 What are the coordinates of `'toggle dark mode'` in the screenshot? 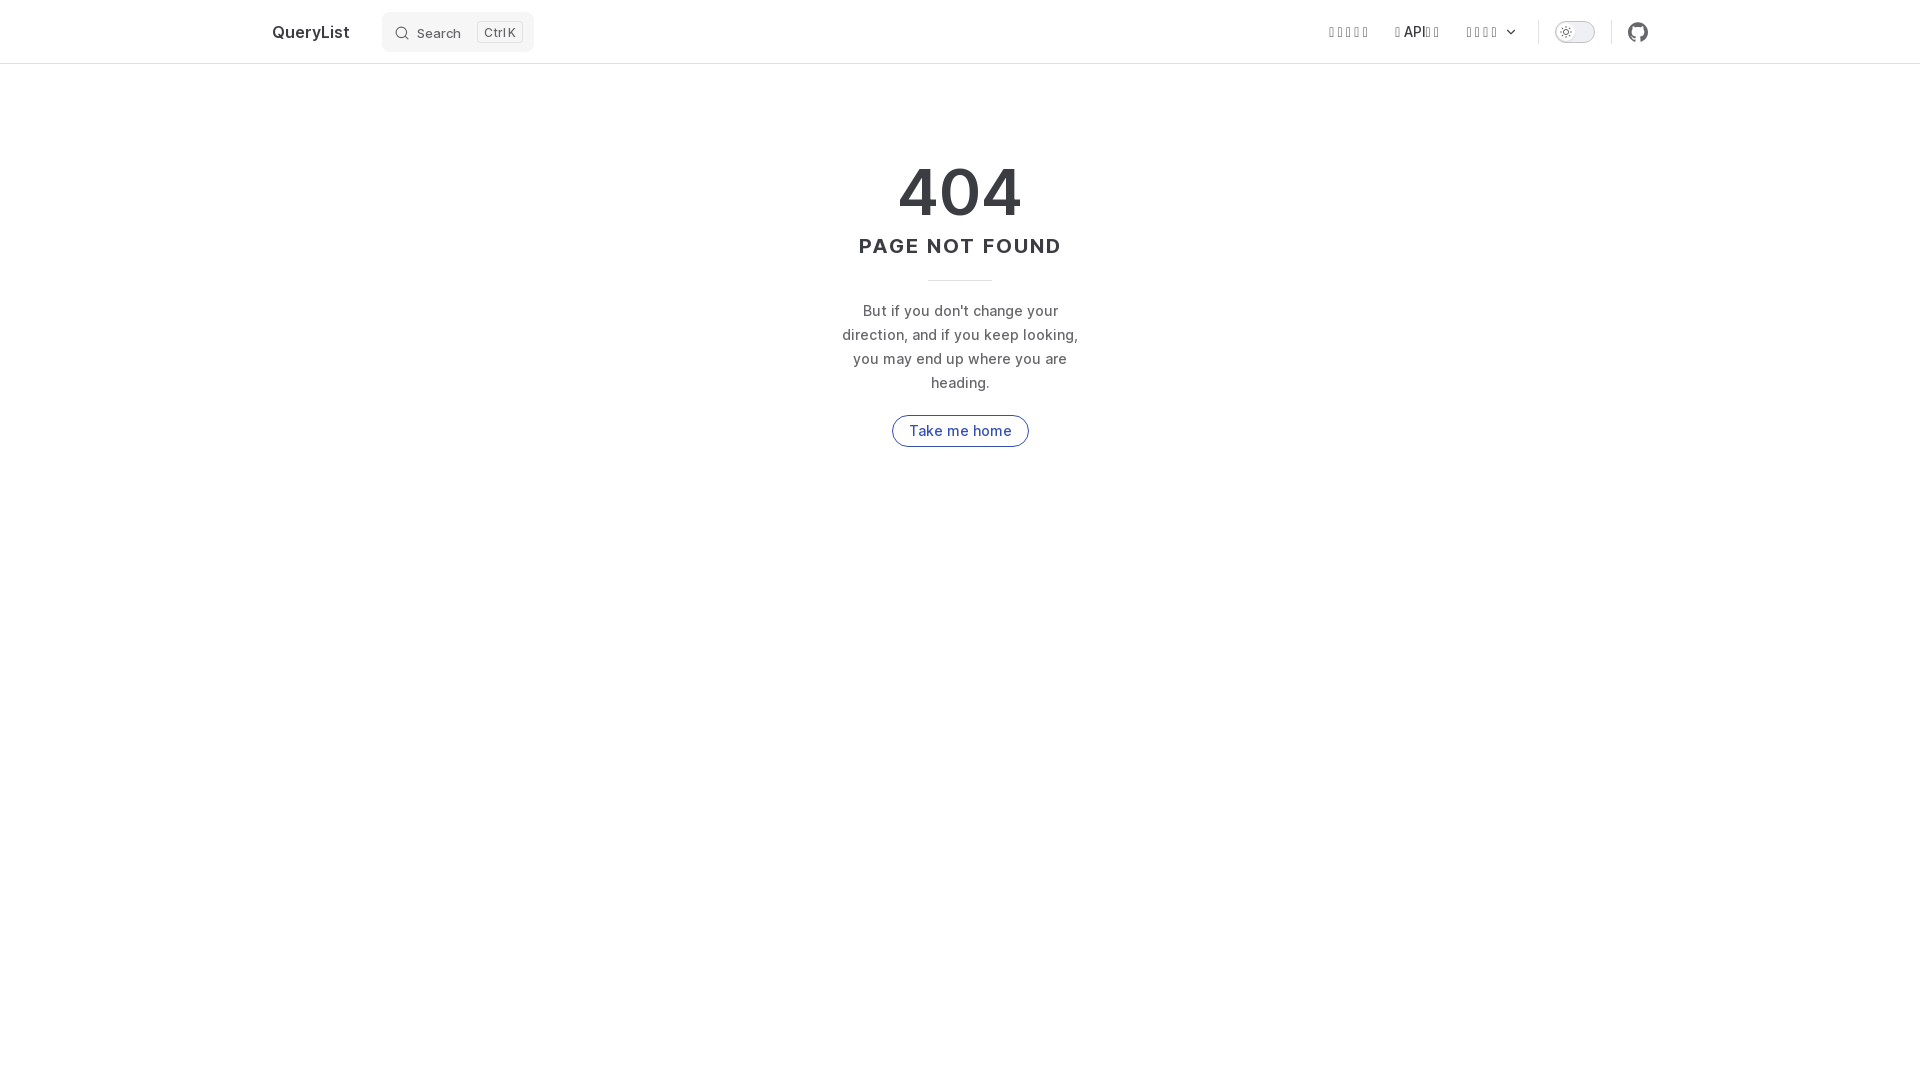 It's located at (1573, 30).